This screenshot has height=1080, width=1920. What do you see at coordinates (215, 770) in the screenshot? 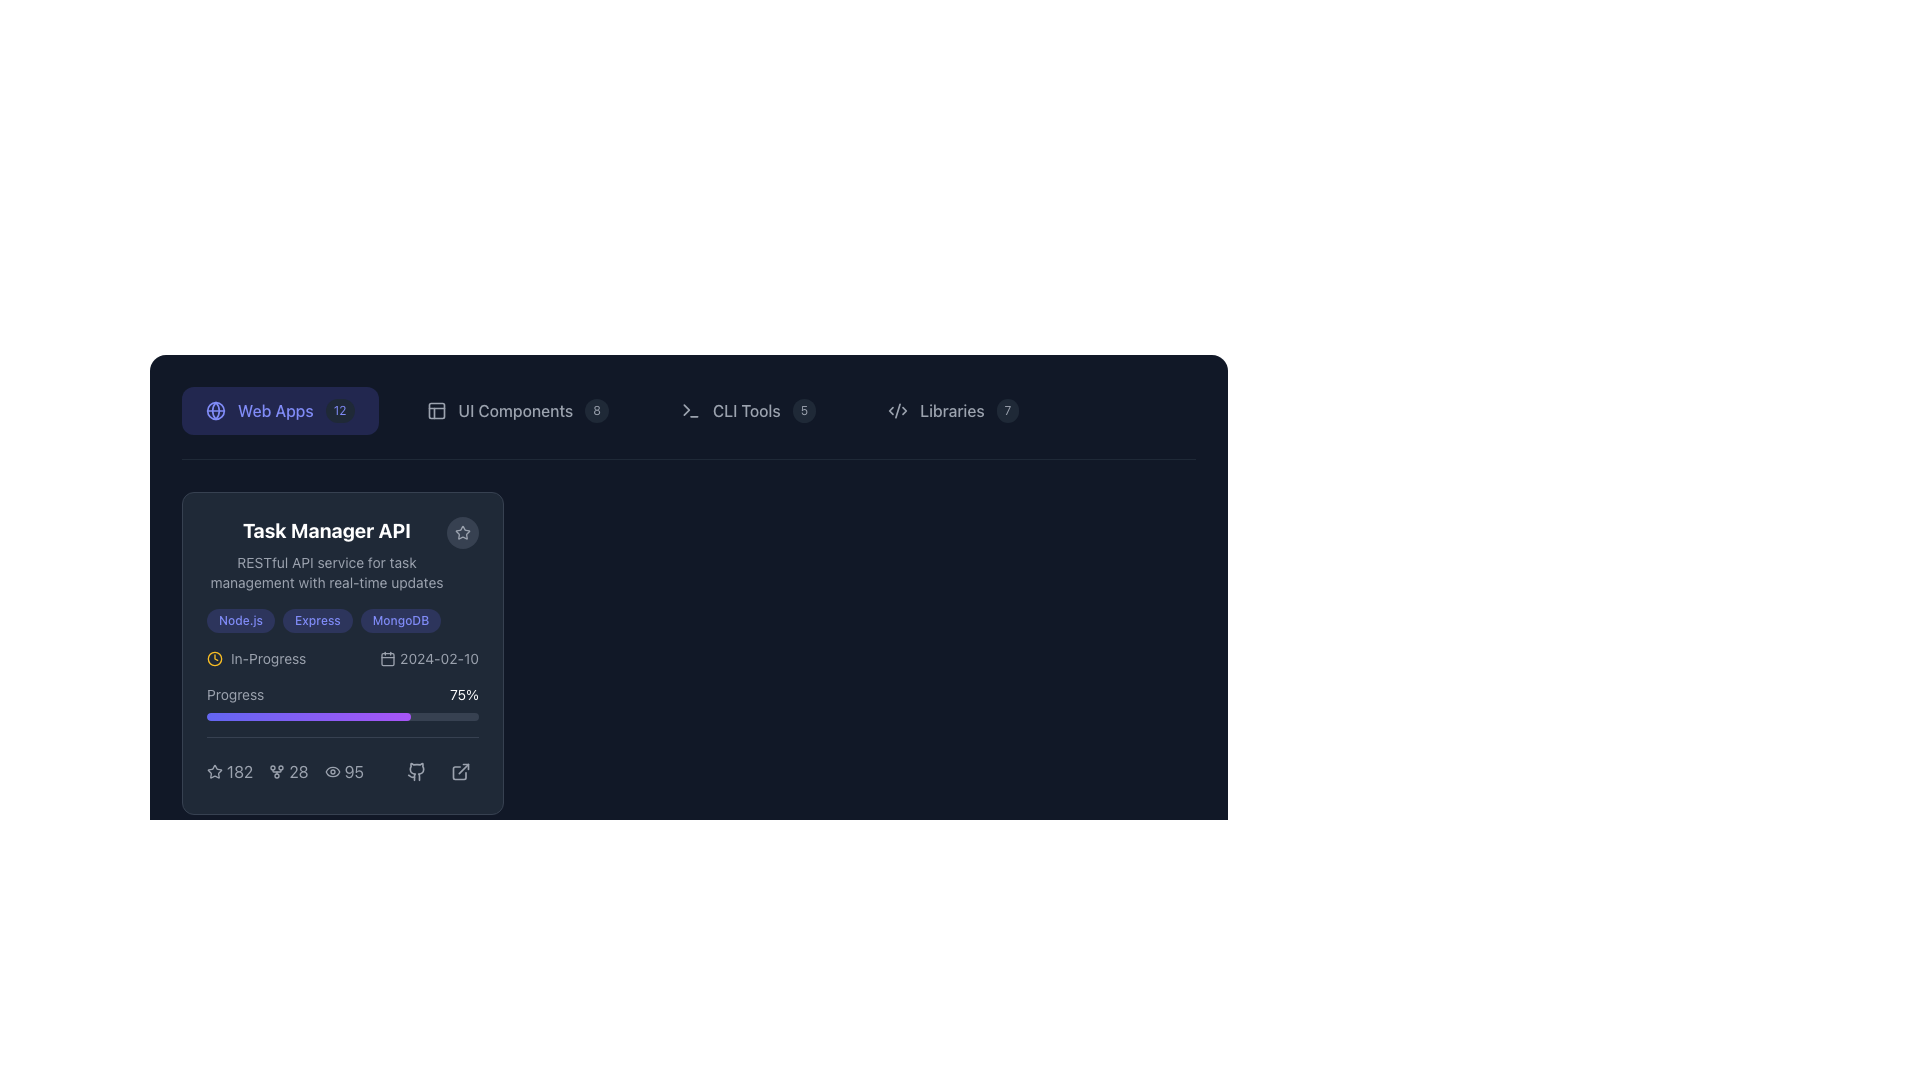
I see `the hollow star-shaped icon in the upper right corner of the 'Task Manager API' card` at bounding box center [215, 770].